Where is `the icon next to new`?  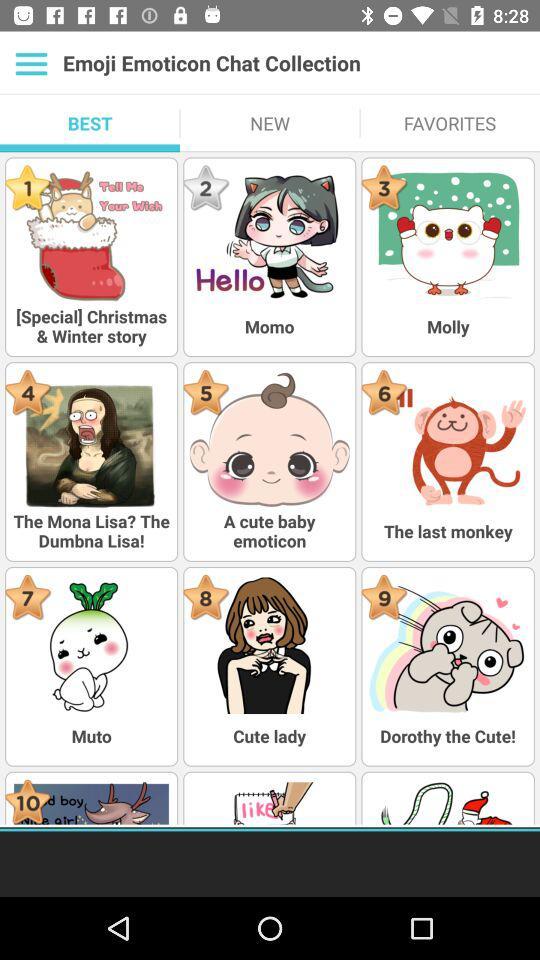 the icon next to new is located at coordinates (89, 122).